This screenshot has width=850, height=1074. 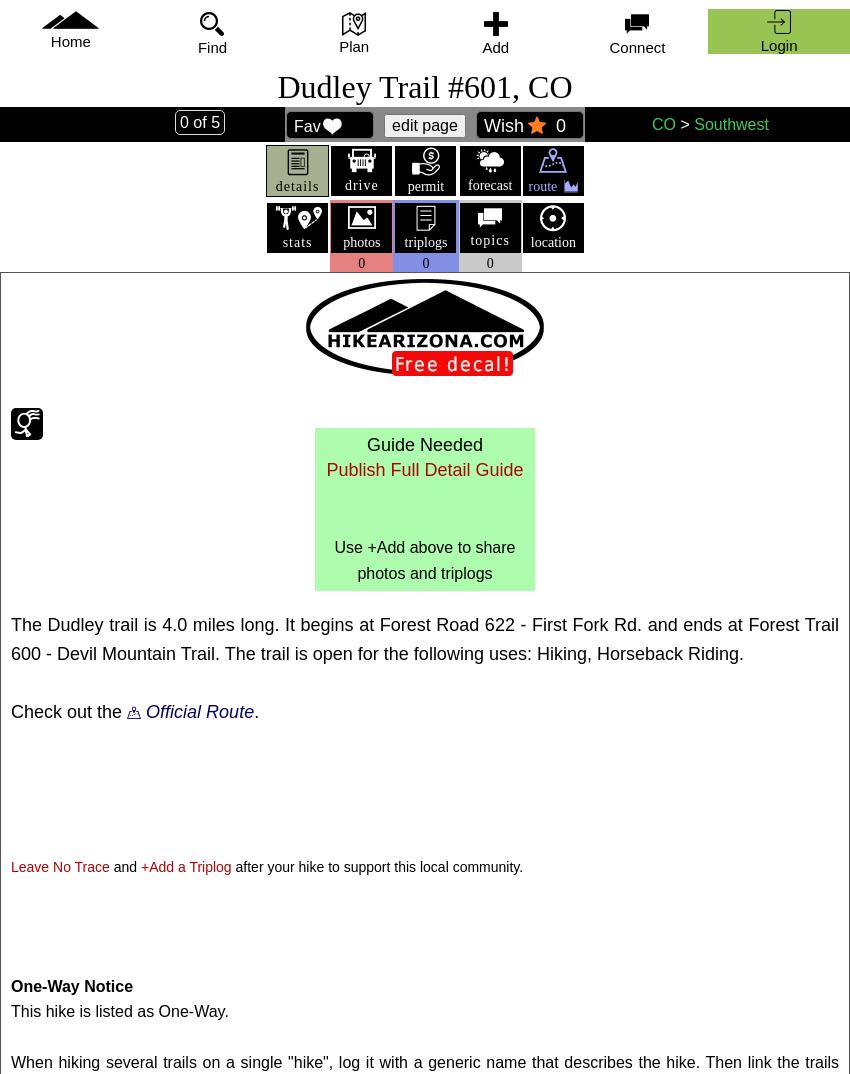 What do you see at coordinates (425, 186) in the screenshot?
I see `'permit'` at bounding box center [425, 186].